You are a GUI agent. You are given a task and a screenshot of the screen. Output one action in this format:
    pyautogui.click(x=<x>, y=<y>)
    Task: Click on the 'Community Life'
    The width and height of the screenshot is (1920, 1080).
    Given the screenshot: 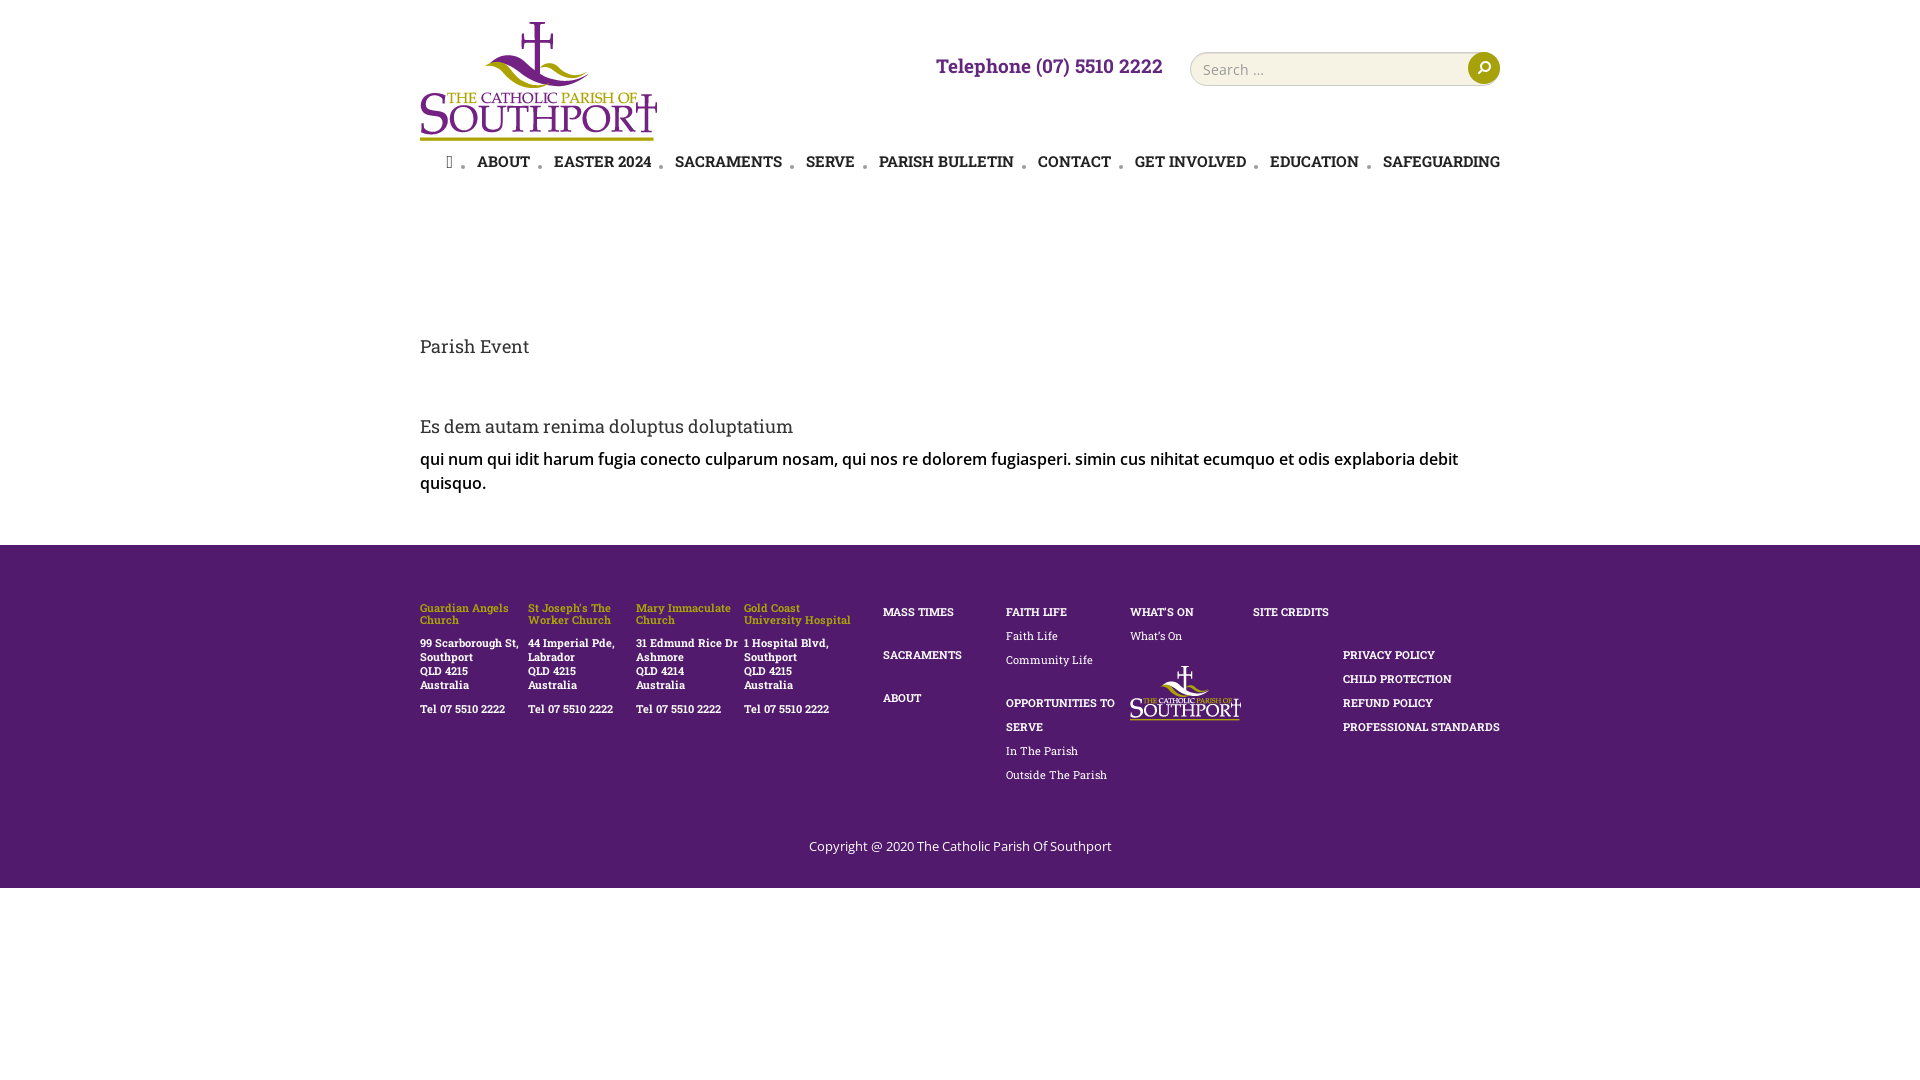 What is the action you would take?
    pyautogui.click(x=1048, y=659)
    